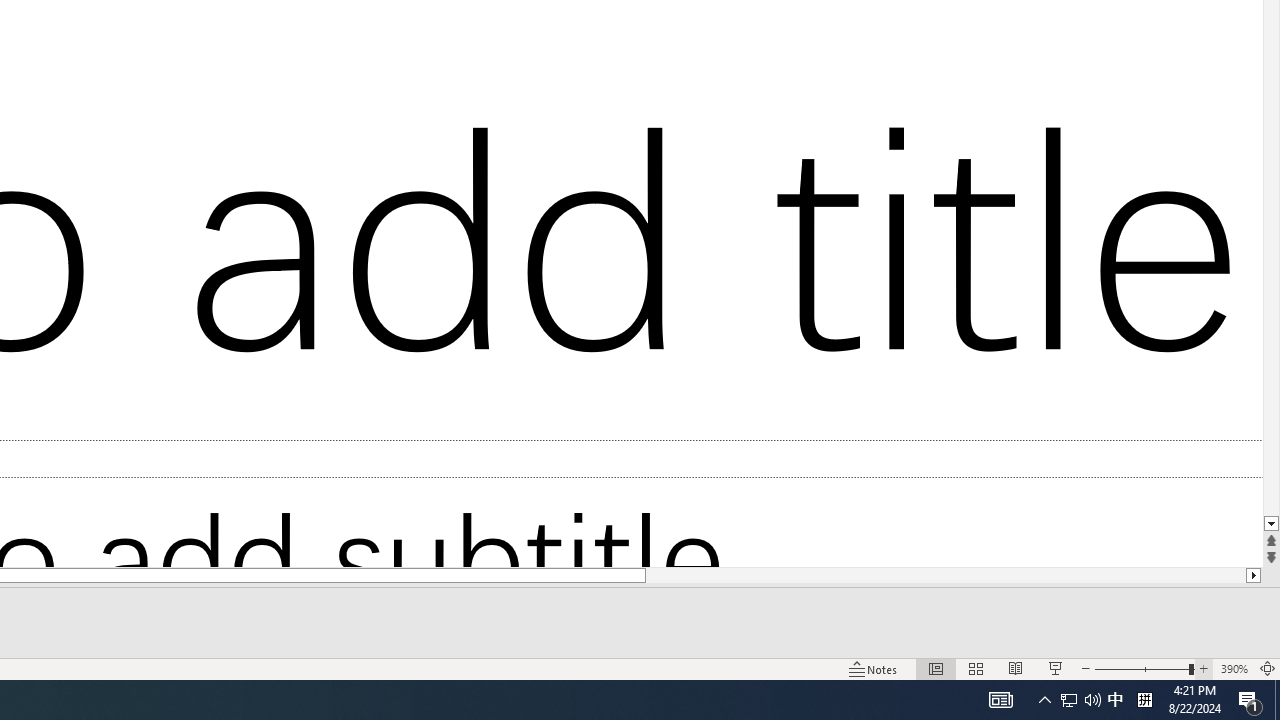 The height and width of the screenshot is (720, 1280). Describe the element at coordinates (1141, 669) in the screenshot. I see `'Zoom Out'` at that location.